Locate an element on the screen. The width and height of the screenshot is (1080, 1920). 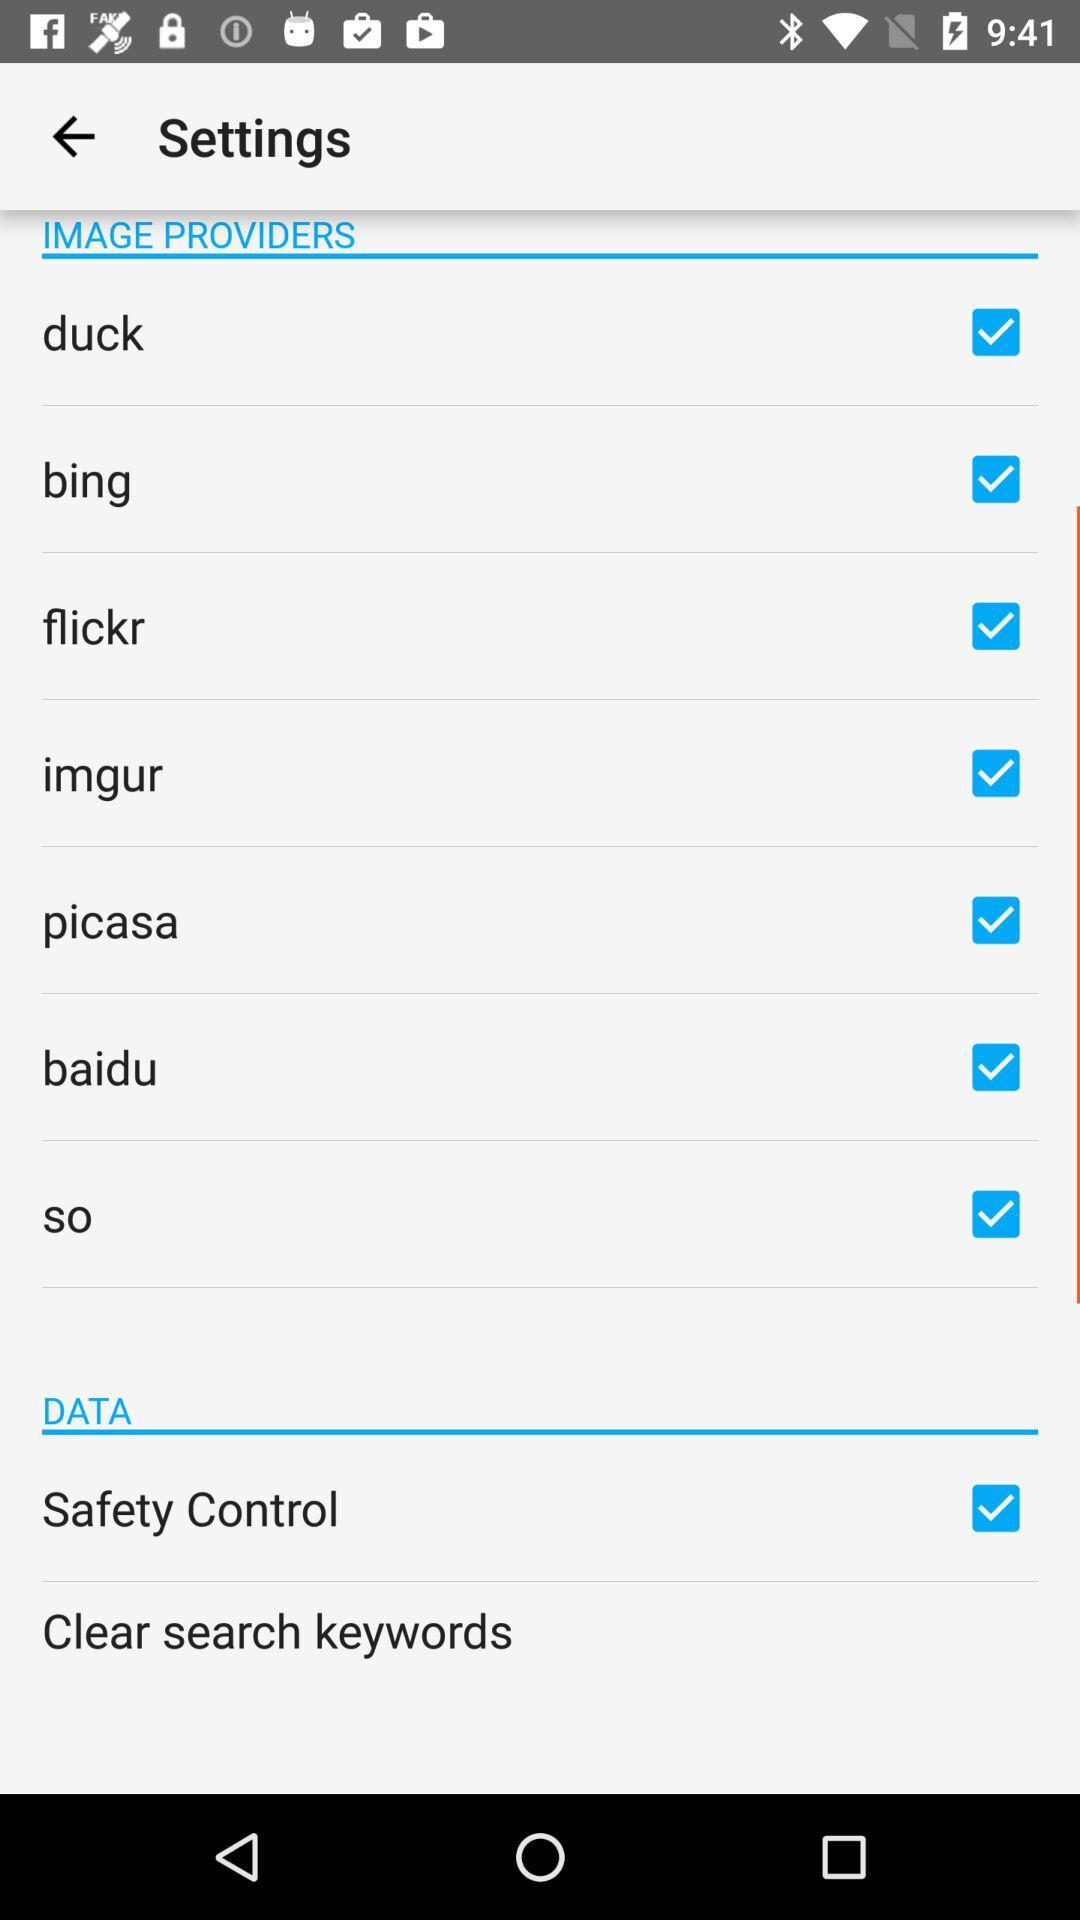
the app next to settings app is located at coordinates (72, 135).